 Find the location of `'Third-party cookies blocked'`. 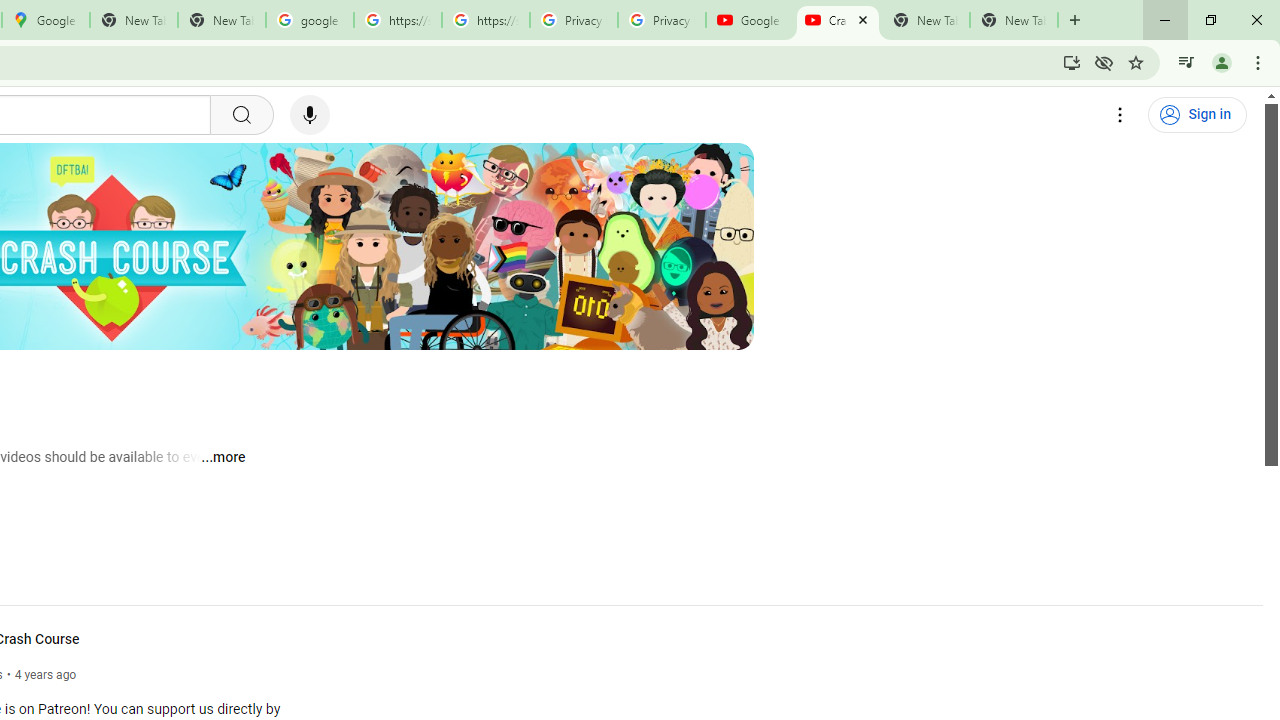

'Third-party cookies blocked' is located at coordinates (1103, 61).